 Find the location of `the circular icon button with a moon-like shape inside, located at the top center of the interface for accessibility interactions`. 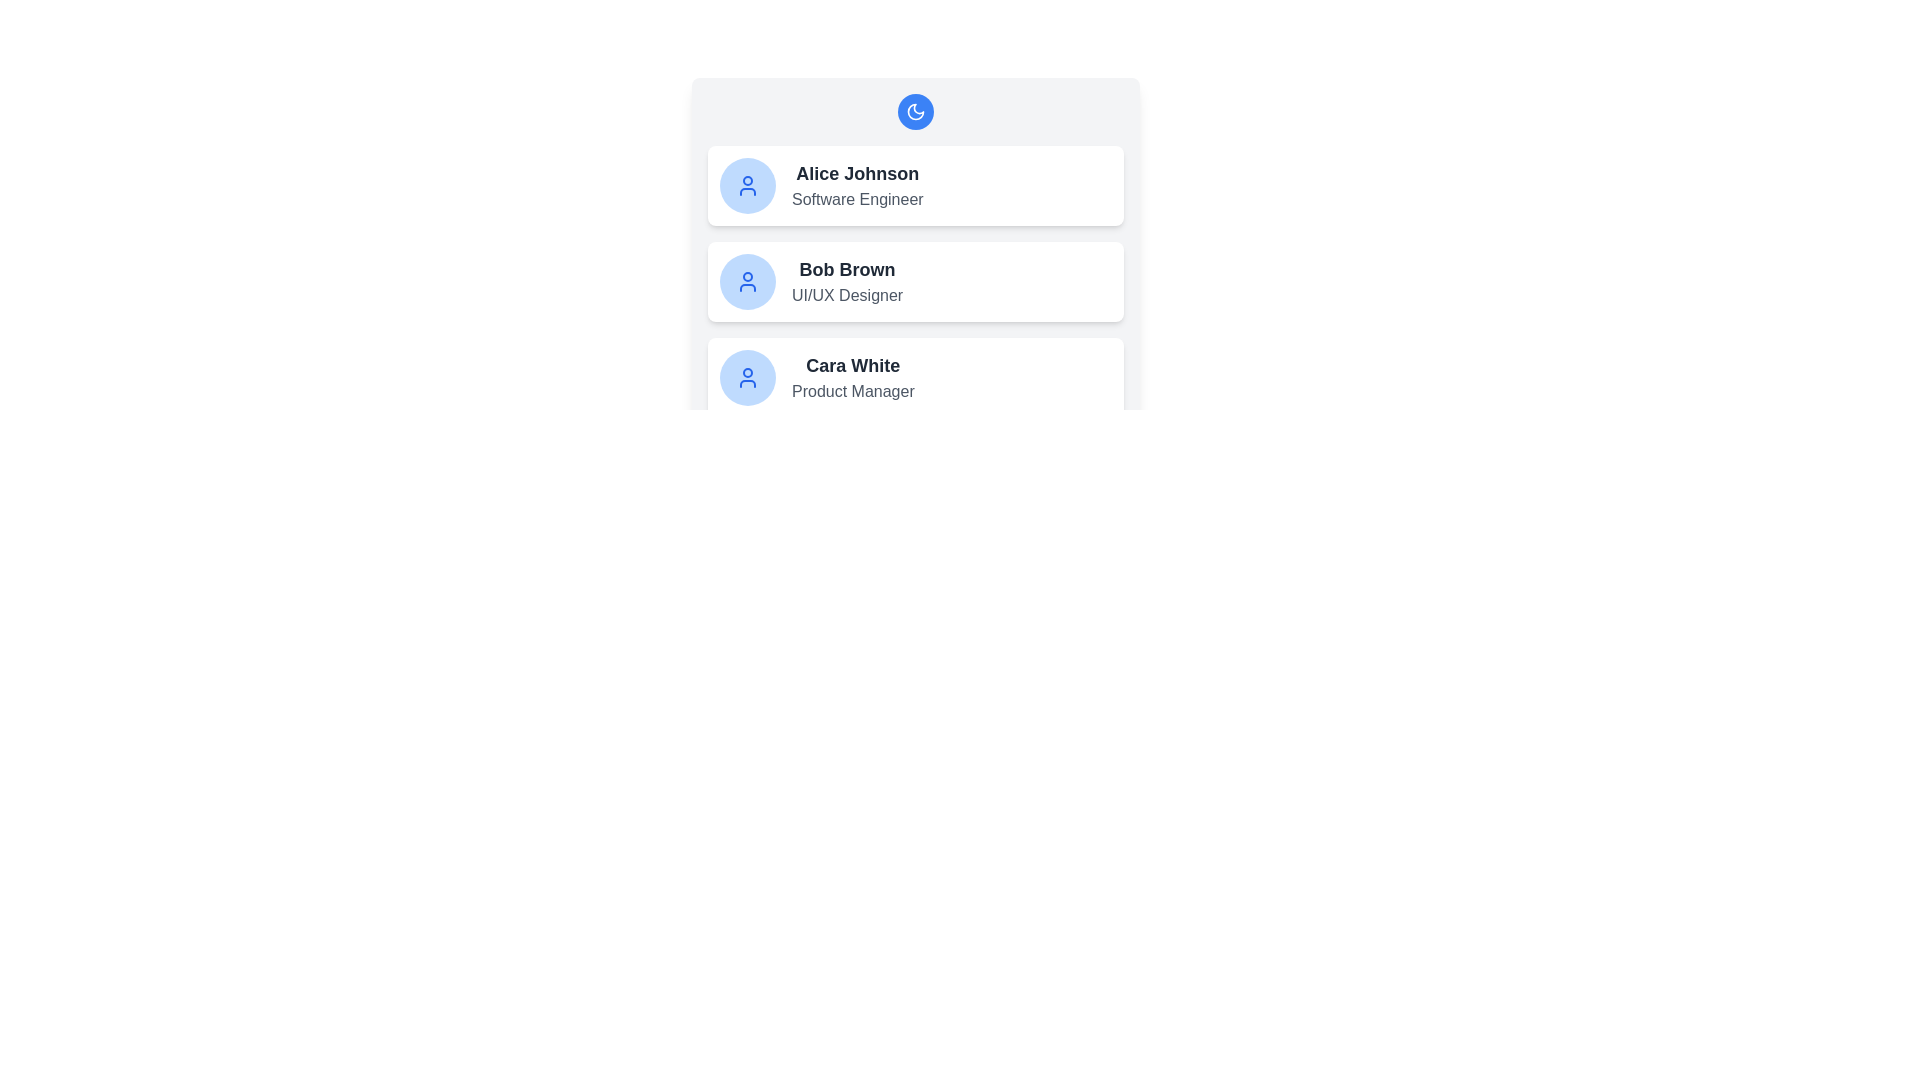

the circular icon button with a moon-like shape inside, located at the top center of the interface for accessibility interactions is located at coordinates (915, 111).